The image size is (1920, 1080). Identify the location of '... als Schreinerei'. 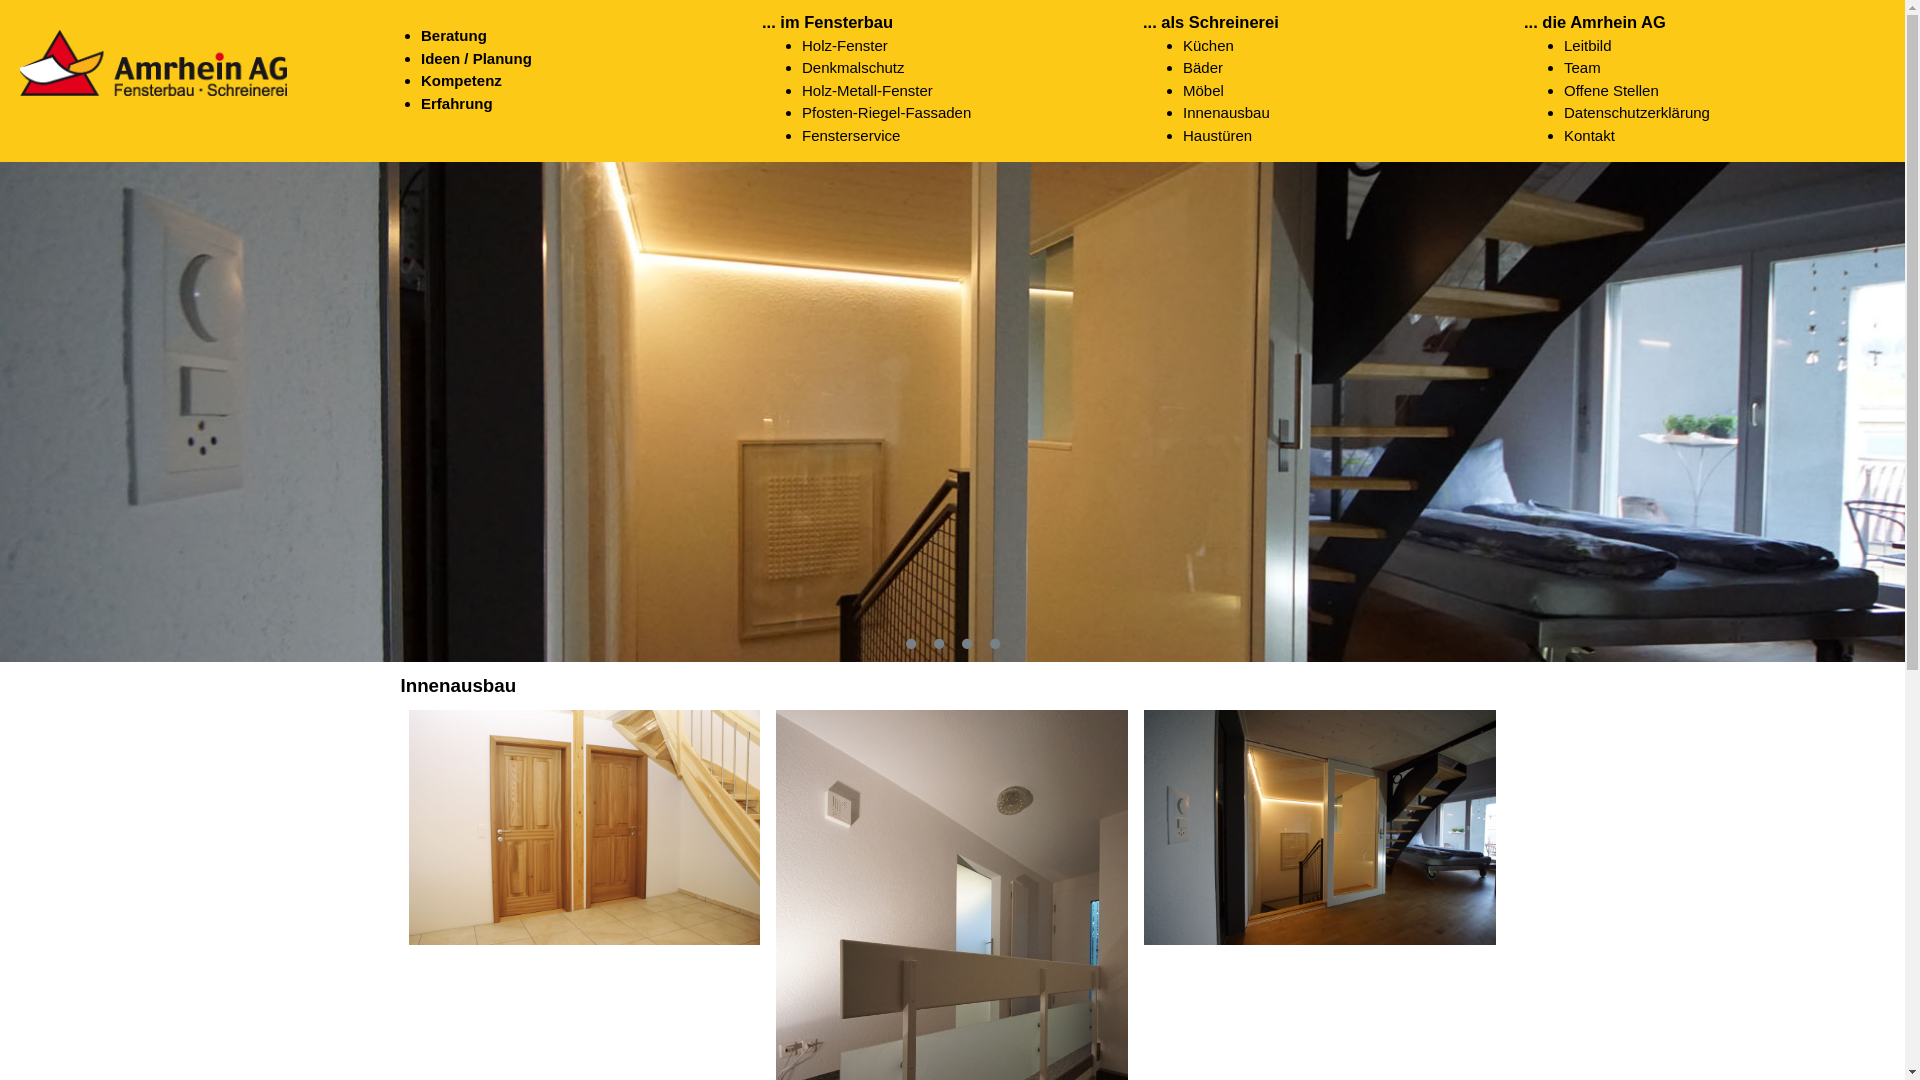
(1209, 22).